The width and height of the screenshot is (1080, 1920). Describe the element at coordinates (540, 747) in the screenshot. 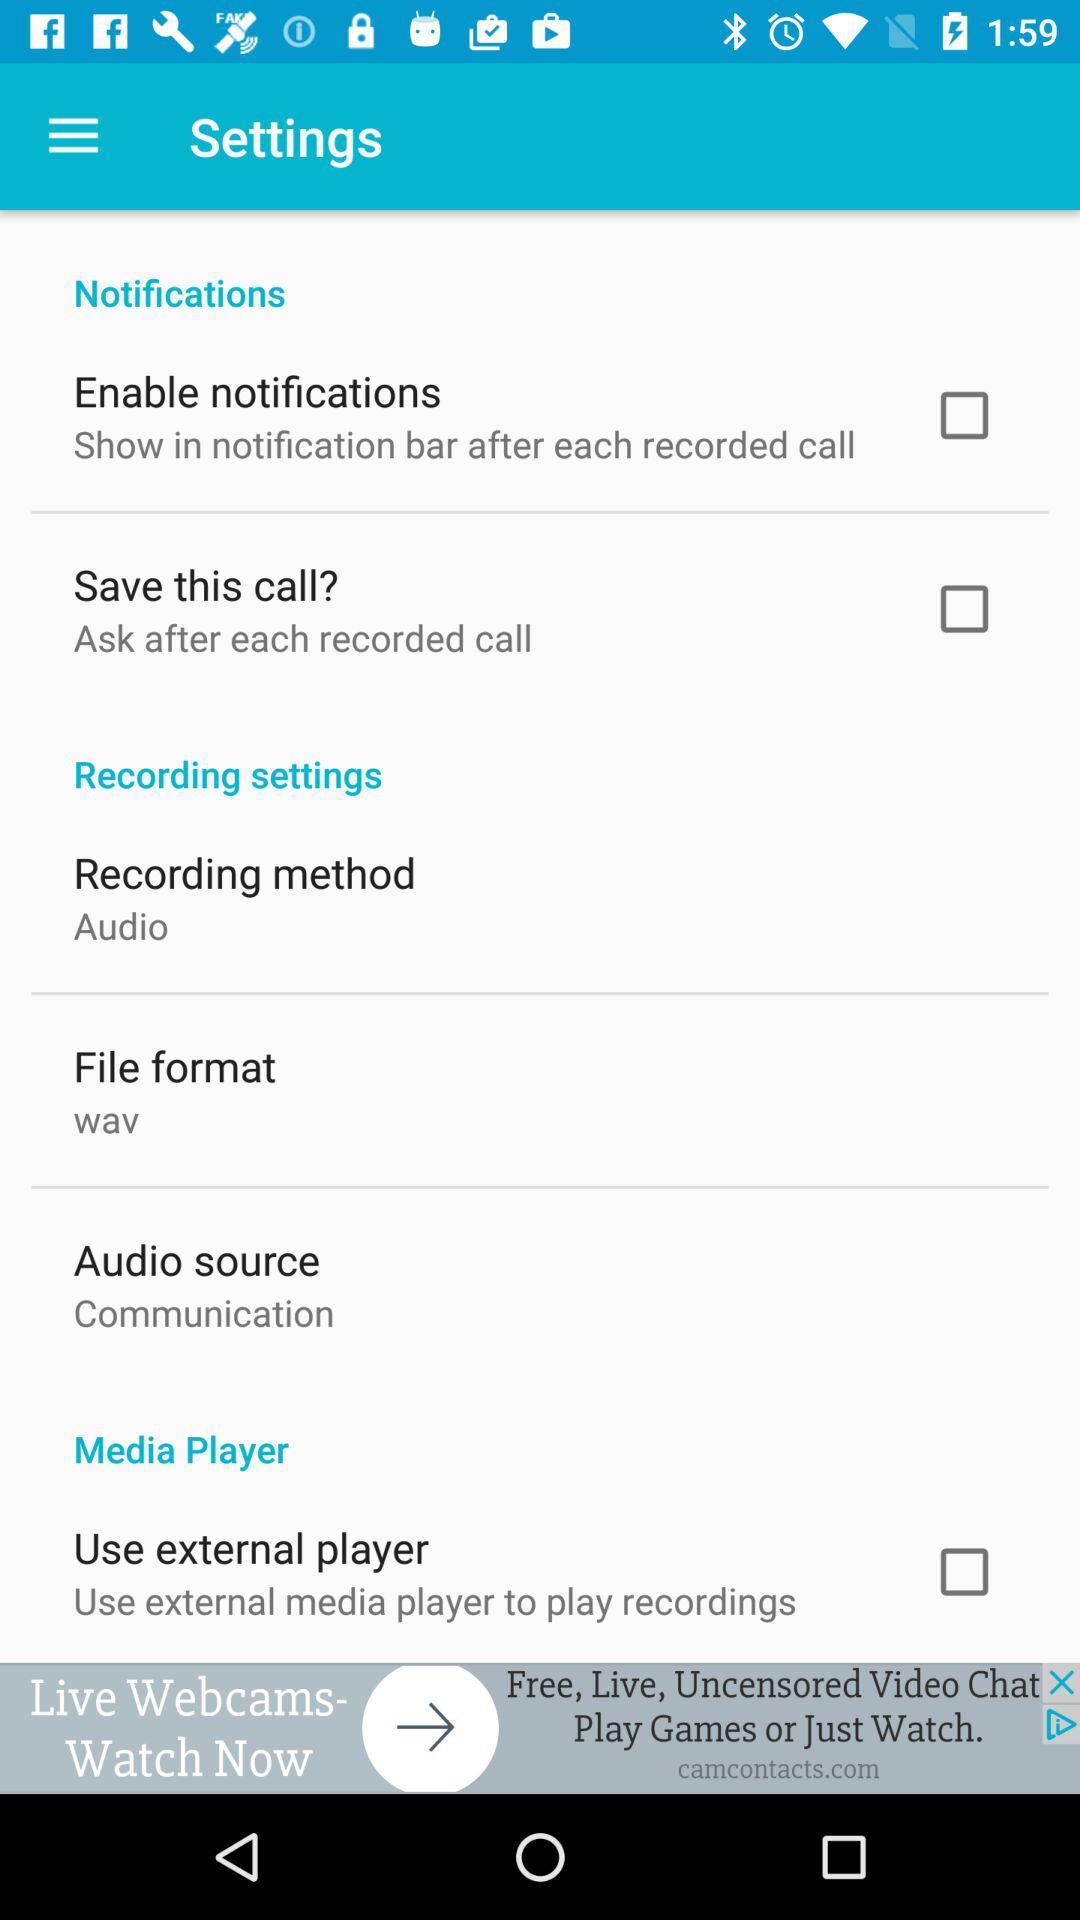

I see `the recording settings item` at that location.